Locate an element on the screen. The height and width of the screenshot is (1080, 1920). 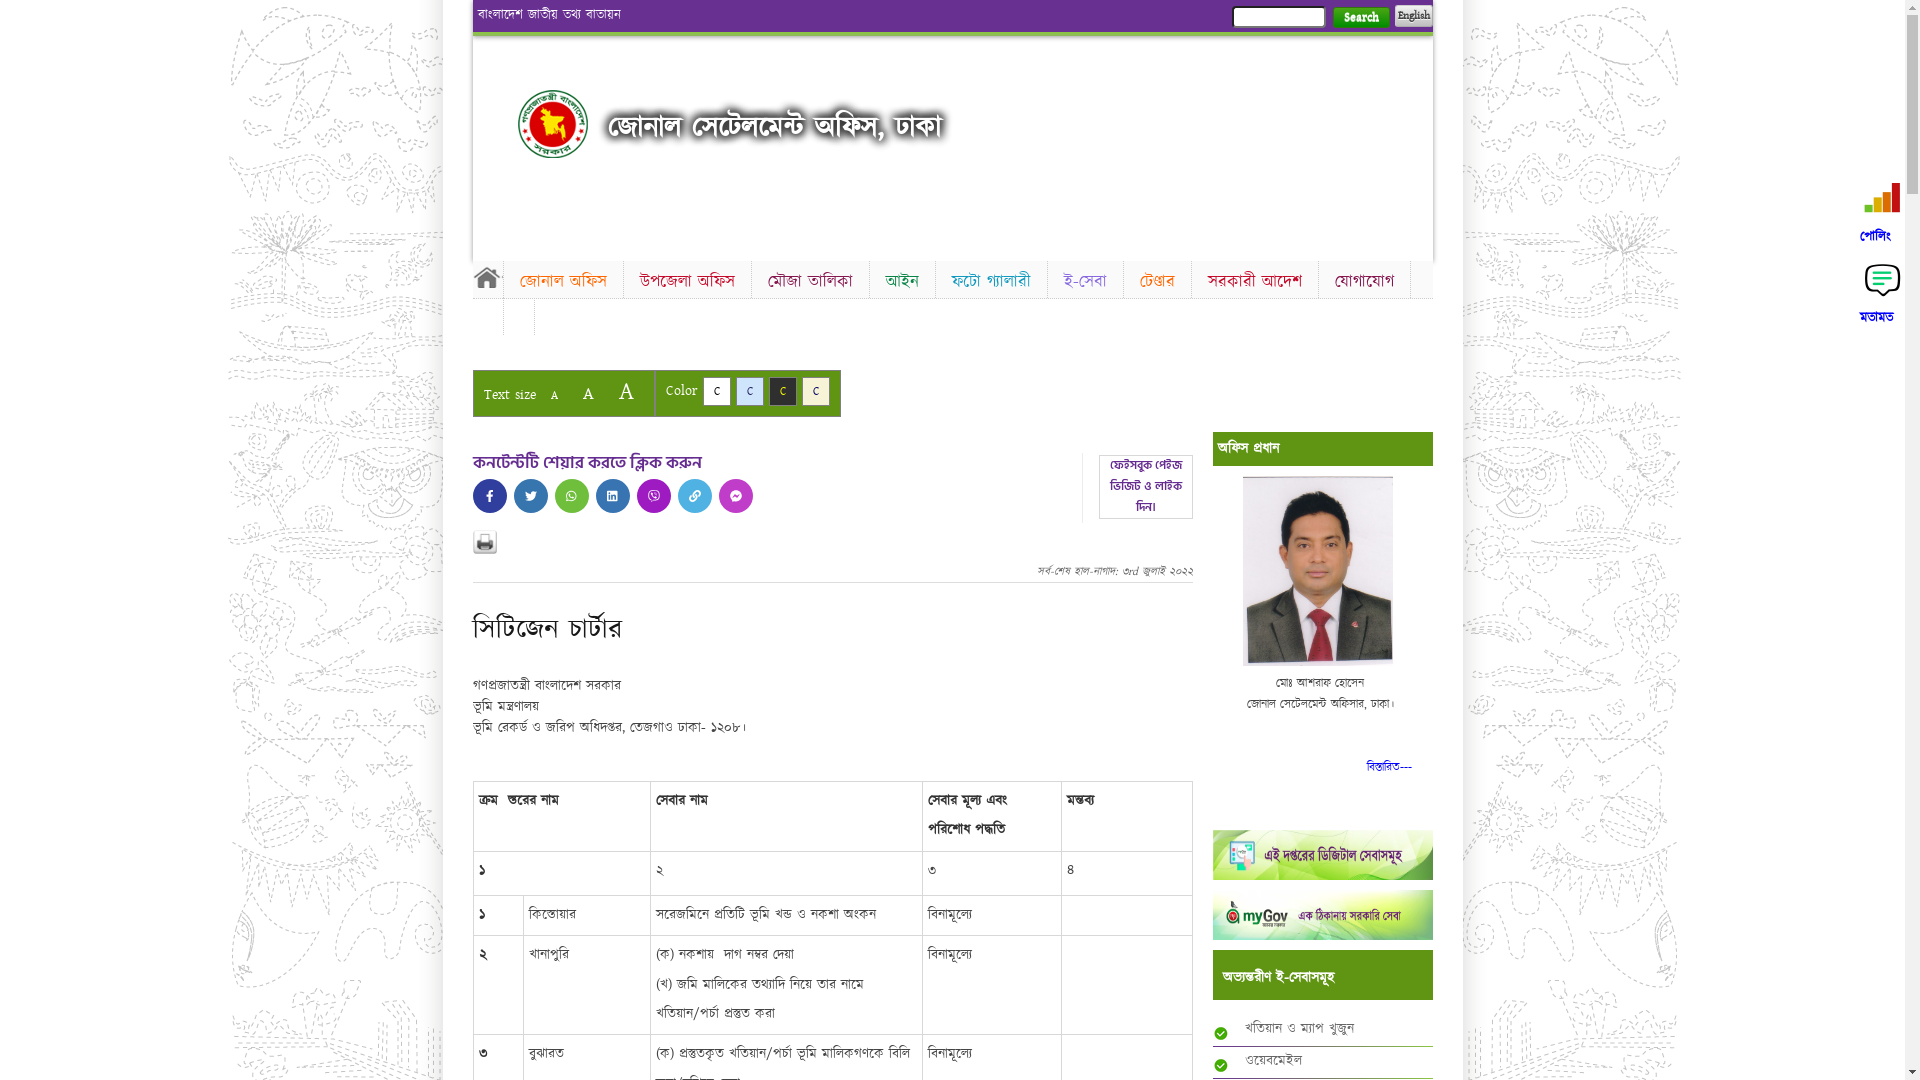
'Home' is located at coordinates (470, 277).